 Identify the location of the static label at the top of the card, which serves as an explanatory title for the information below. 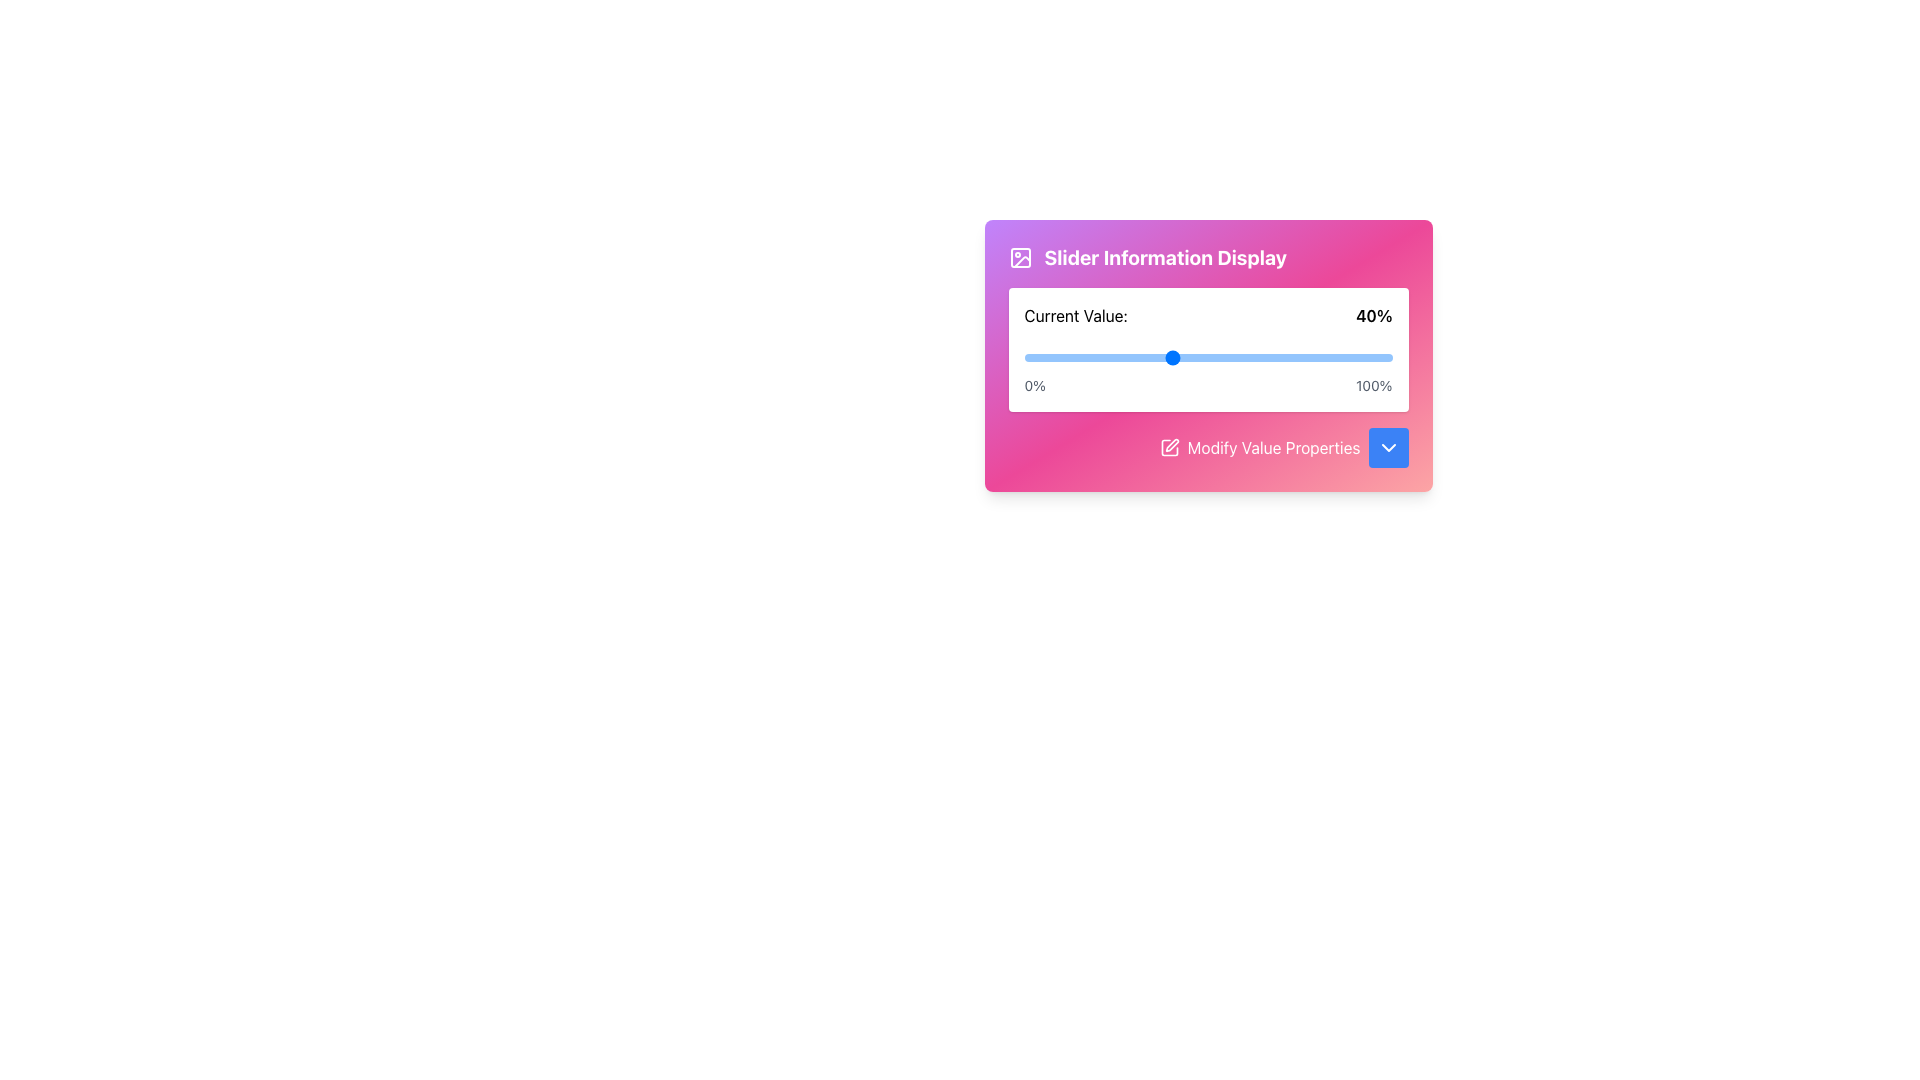
(1207, 257).